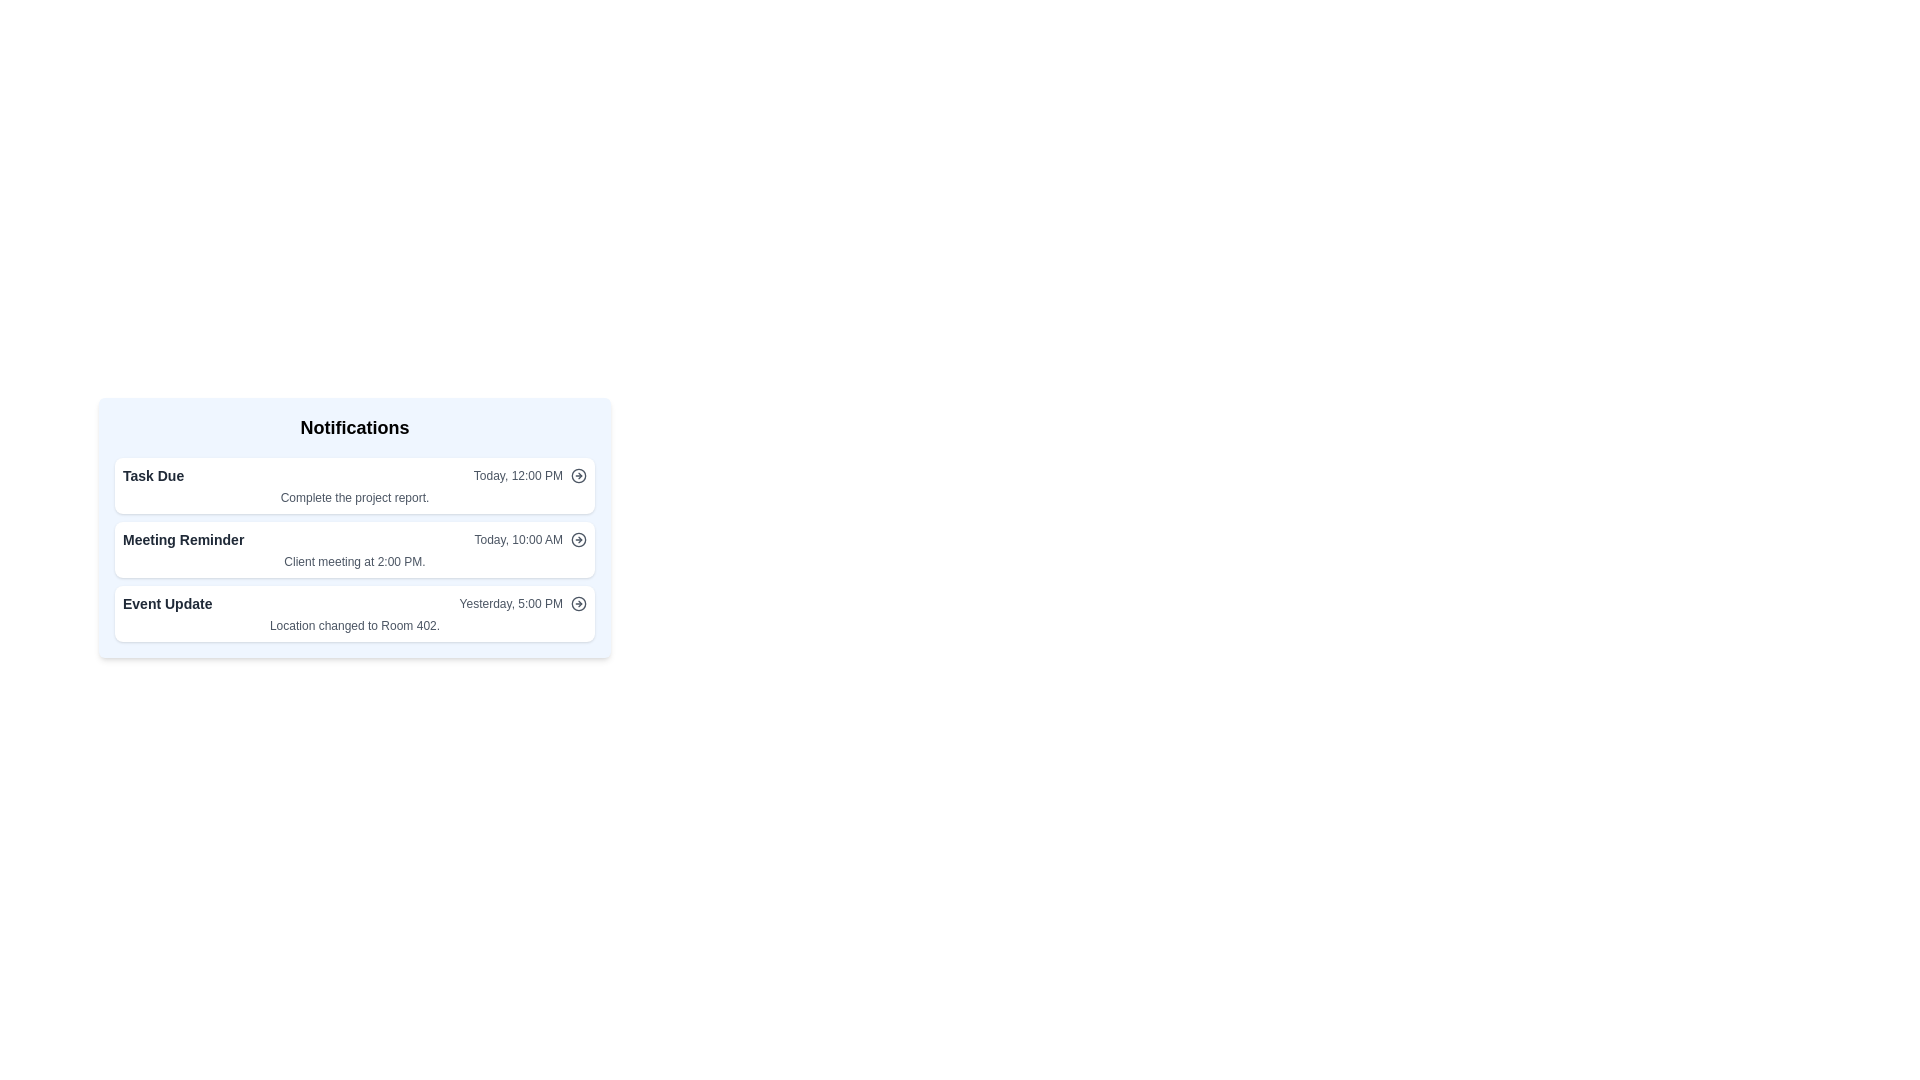  Describe the element at coordinates (183, 540) in the screenshot. I see `the 'Meeting Reminder' text label, which is bolded and dark gray, located in the notifications panel` at that location.